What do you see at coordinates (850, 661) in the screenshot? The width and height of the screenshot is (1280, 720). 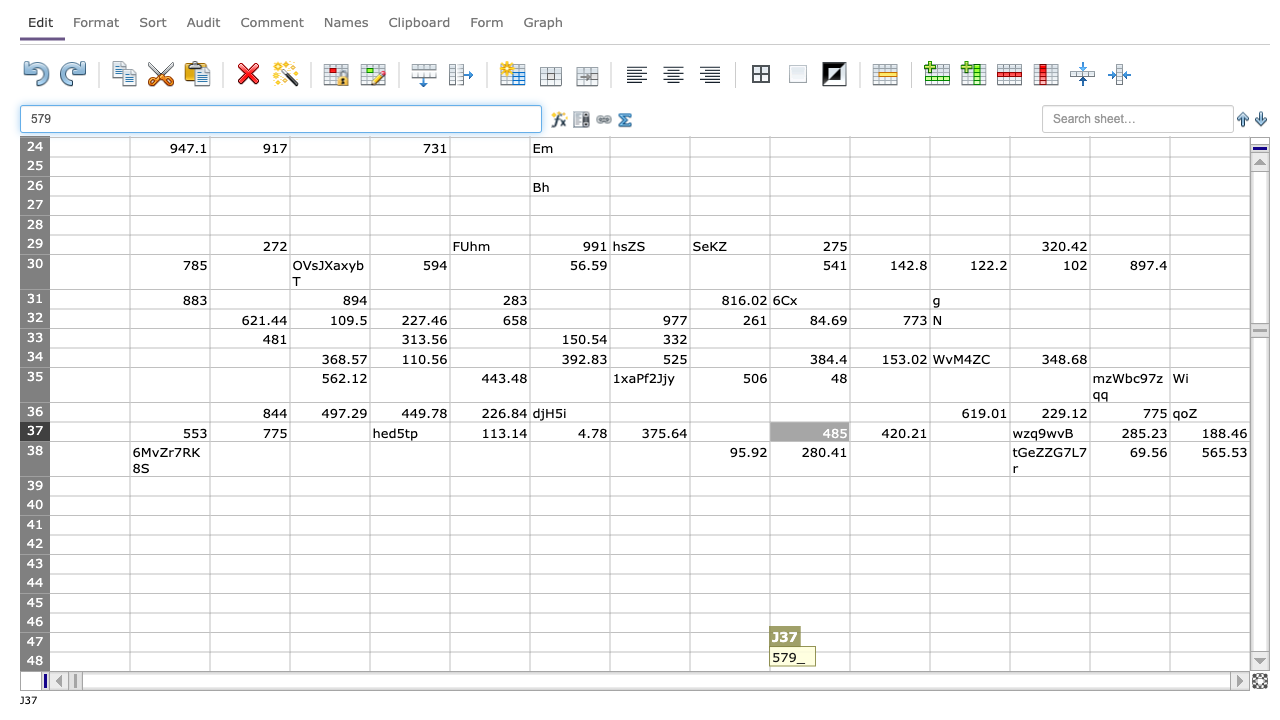 I see `Left margin of K48` at bounding box center [850, 661].